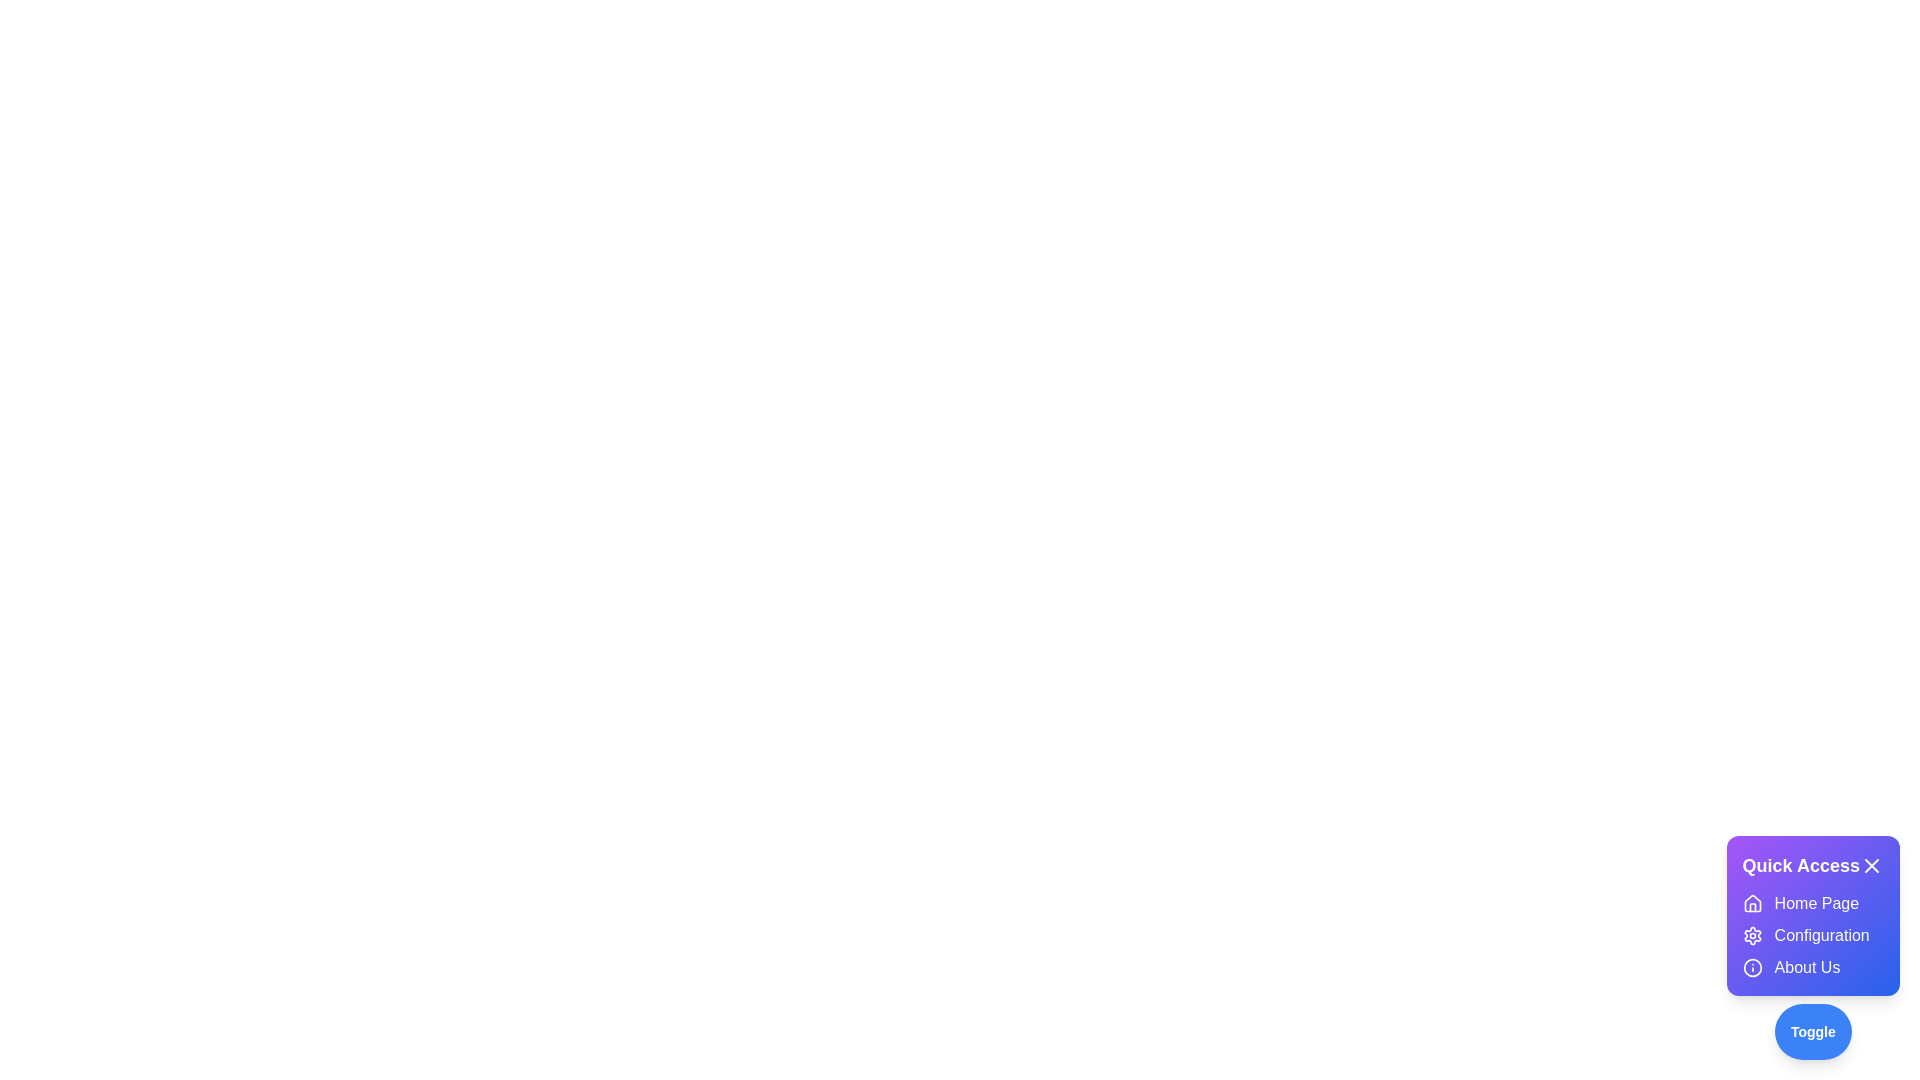 This screenshot has width=1920, height=1080. What do you see at coordinates (1871, 865) in the screenshot?
I see `the close button, which is an 'X' icon styled in white on a purple background, located at the top-right corner of the 'Quick Access' panel` at bounding box center [1871, 865].